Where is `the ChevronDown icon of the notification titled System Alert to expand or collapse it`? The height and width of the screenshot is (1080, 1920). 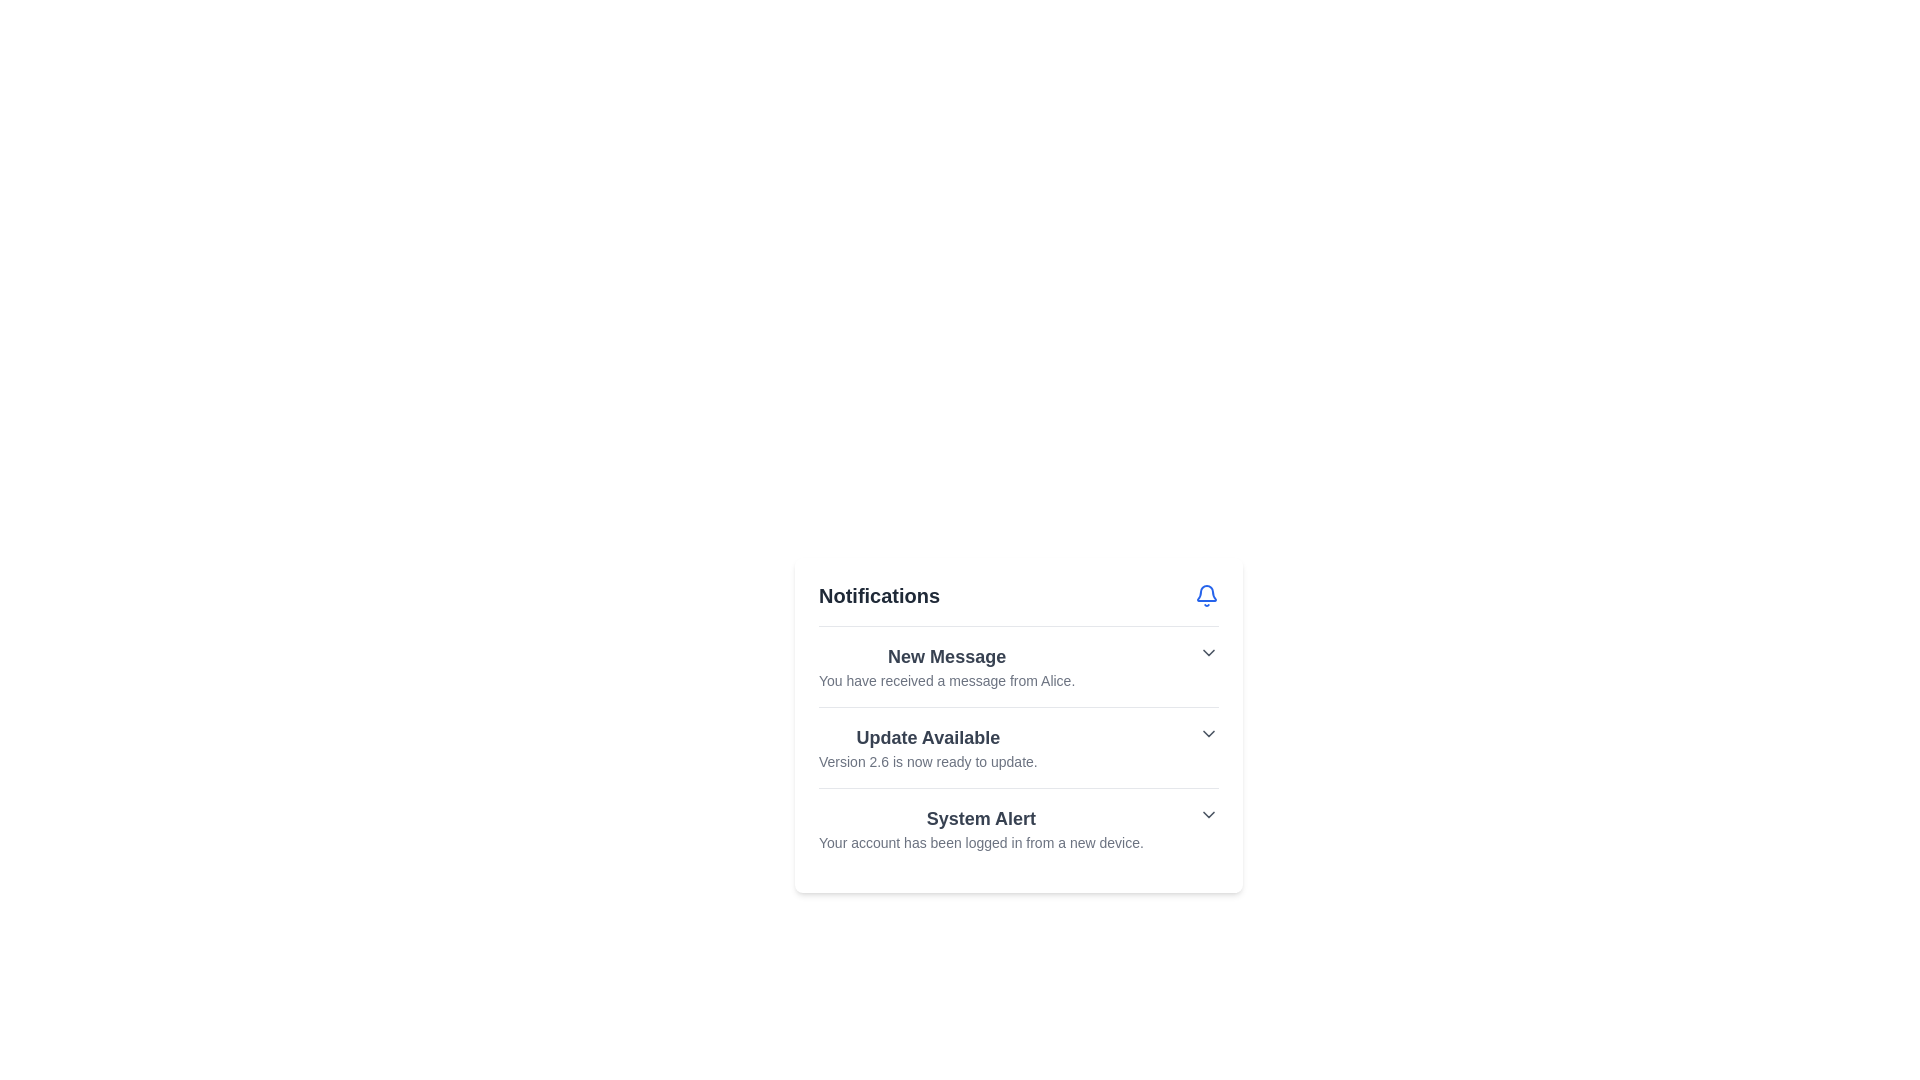
the ChevronDown icon of the notification titled System Alert to expand or collapse it is located at coordinates (1208, 814).